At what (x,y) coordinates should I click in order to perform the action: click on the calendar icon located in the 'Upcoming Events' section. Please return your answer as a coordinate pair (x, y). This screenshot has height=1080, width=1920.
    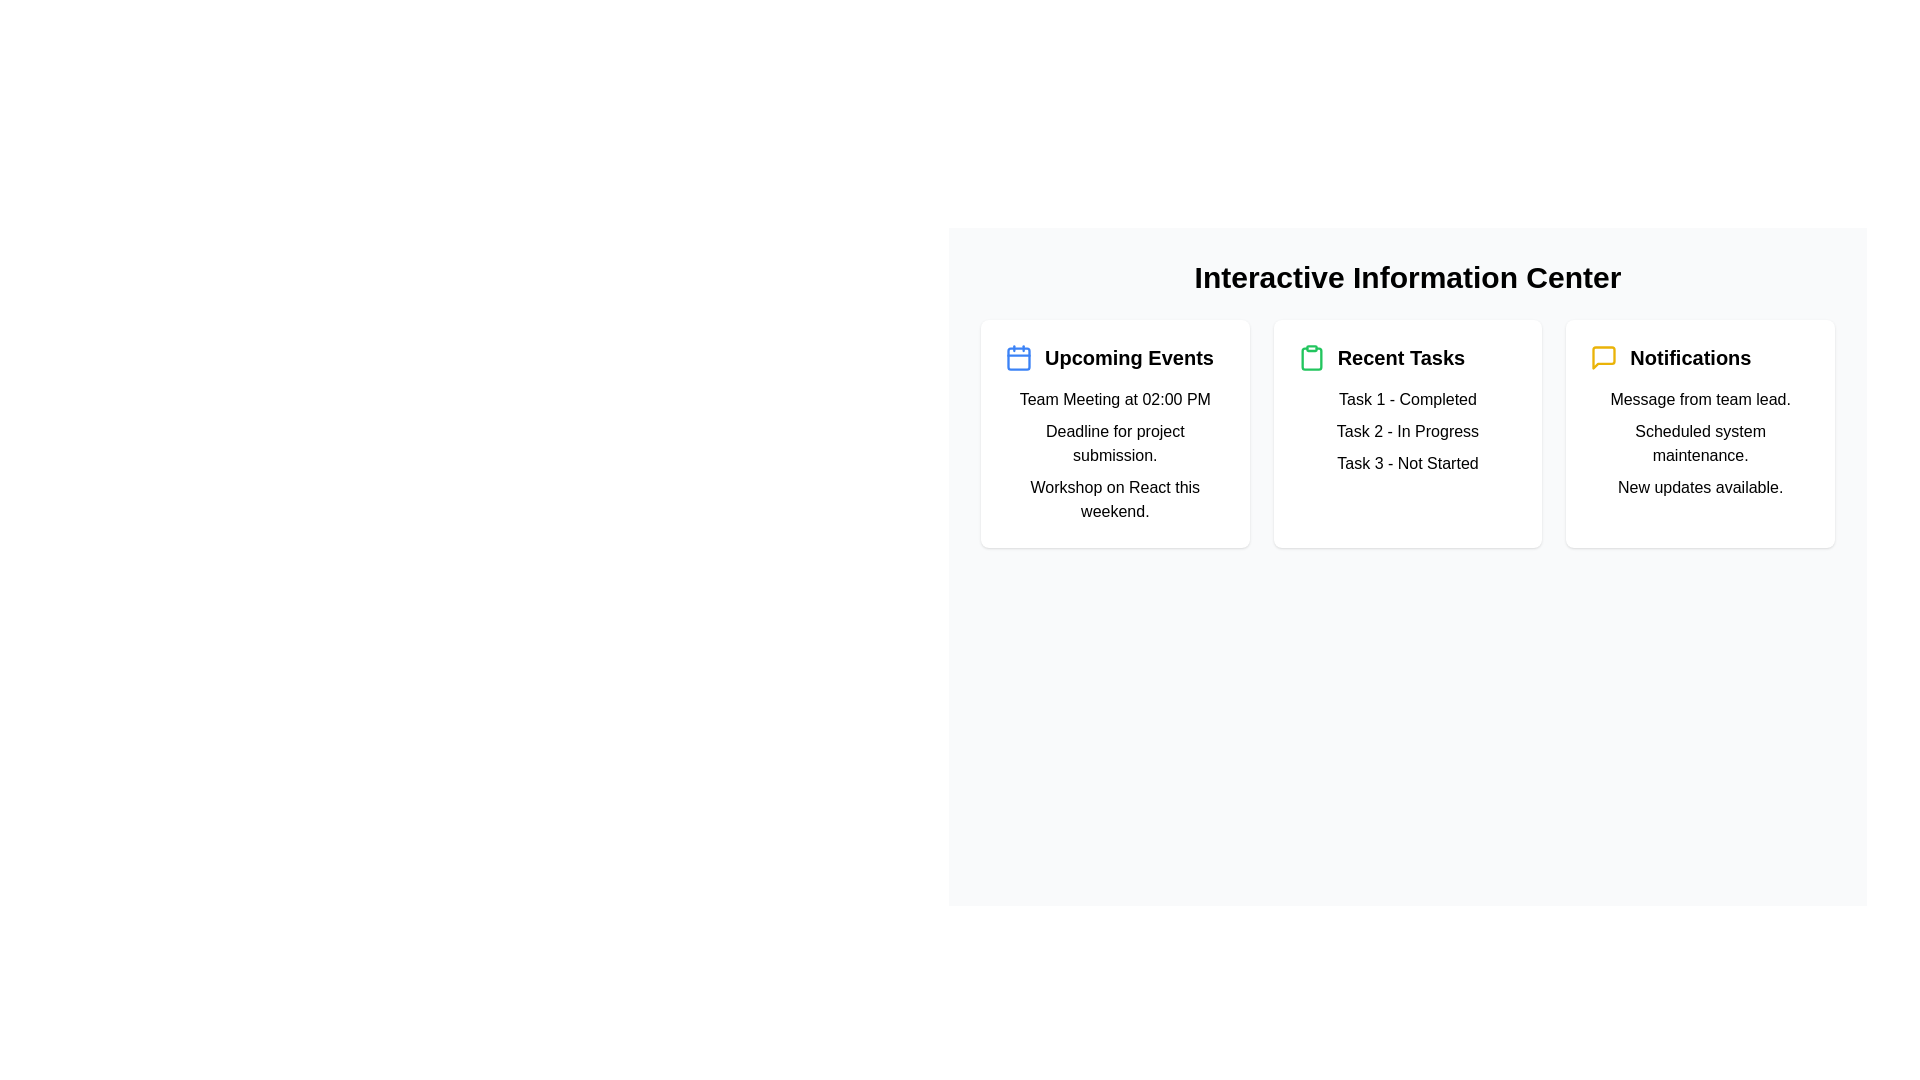
    Looking at the image, I should click on (1018, 357).